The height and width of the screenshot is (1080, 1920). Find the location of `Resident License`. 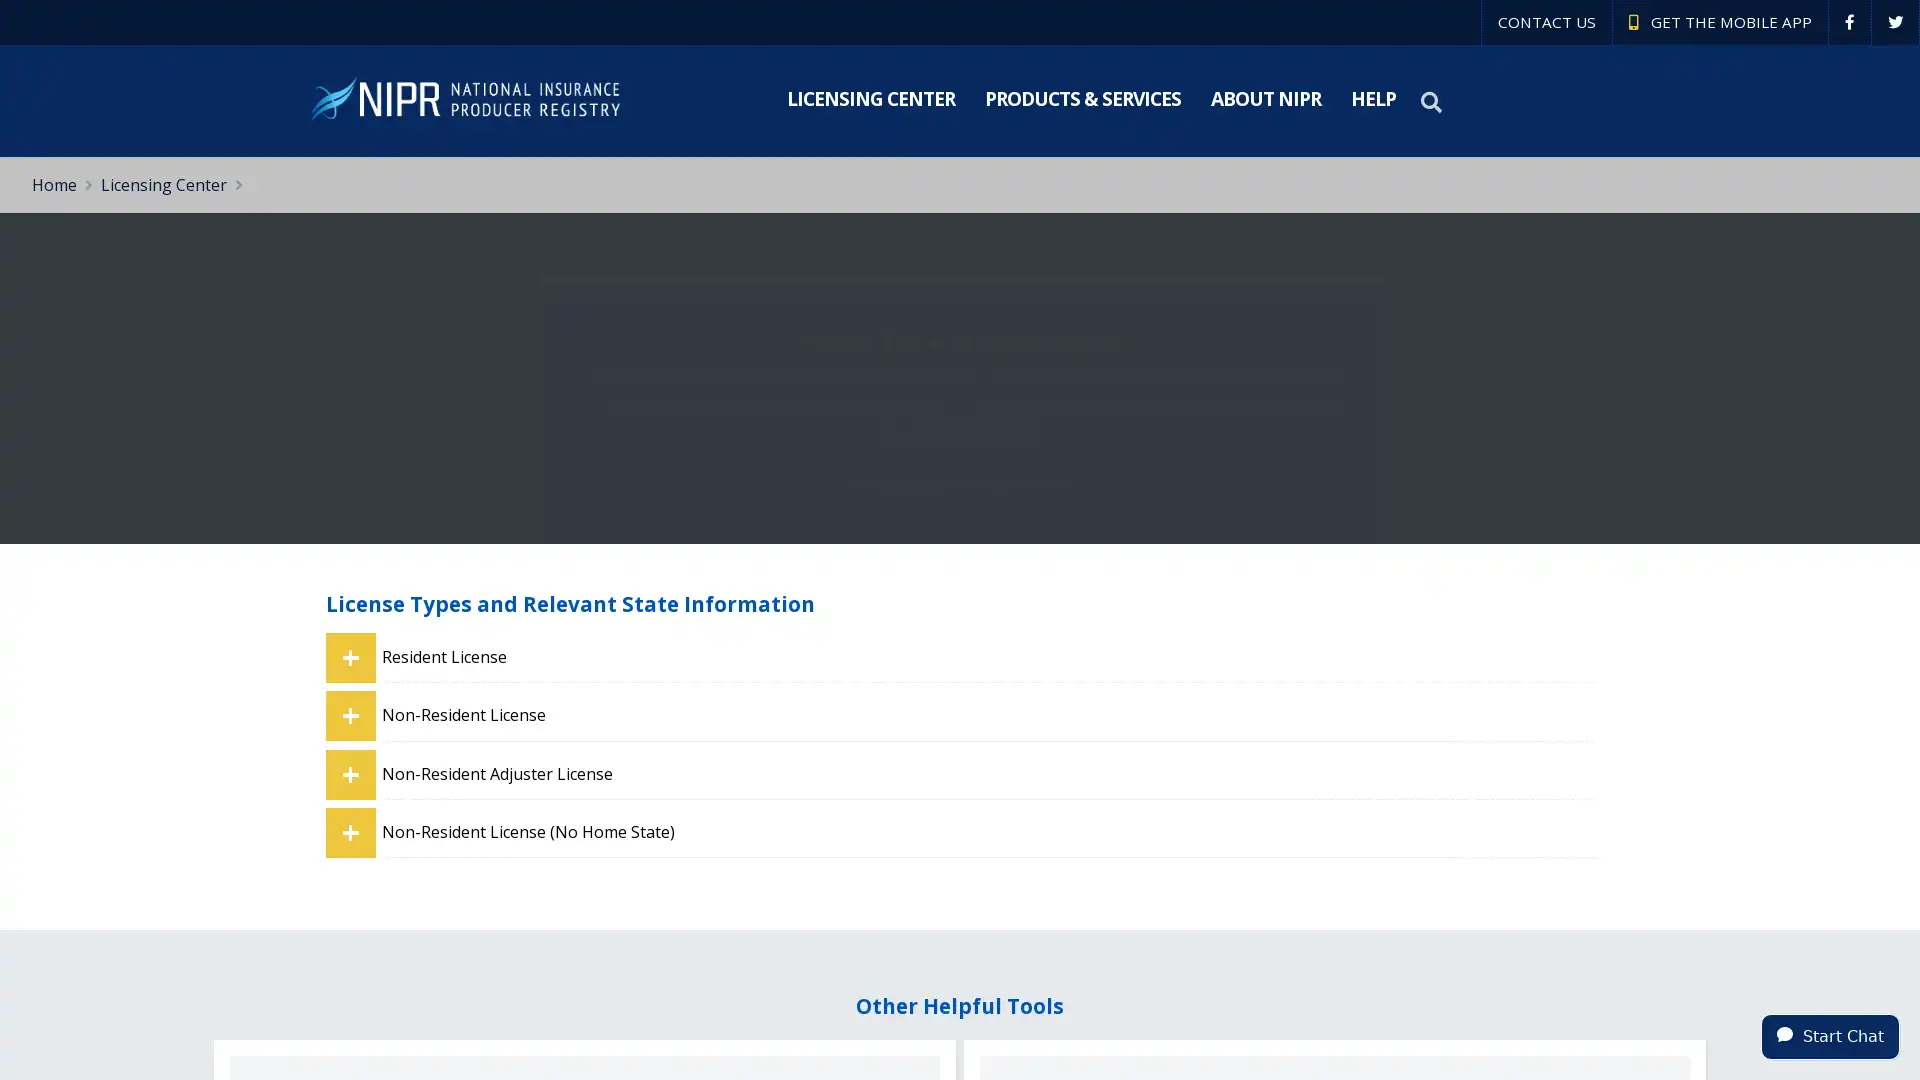

Resident License is located at coordinates (988, 657).